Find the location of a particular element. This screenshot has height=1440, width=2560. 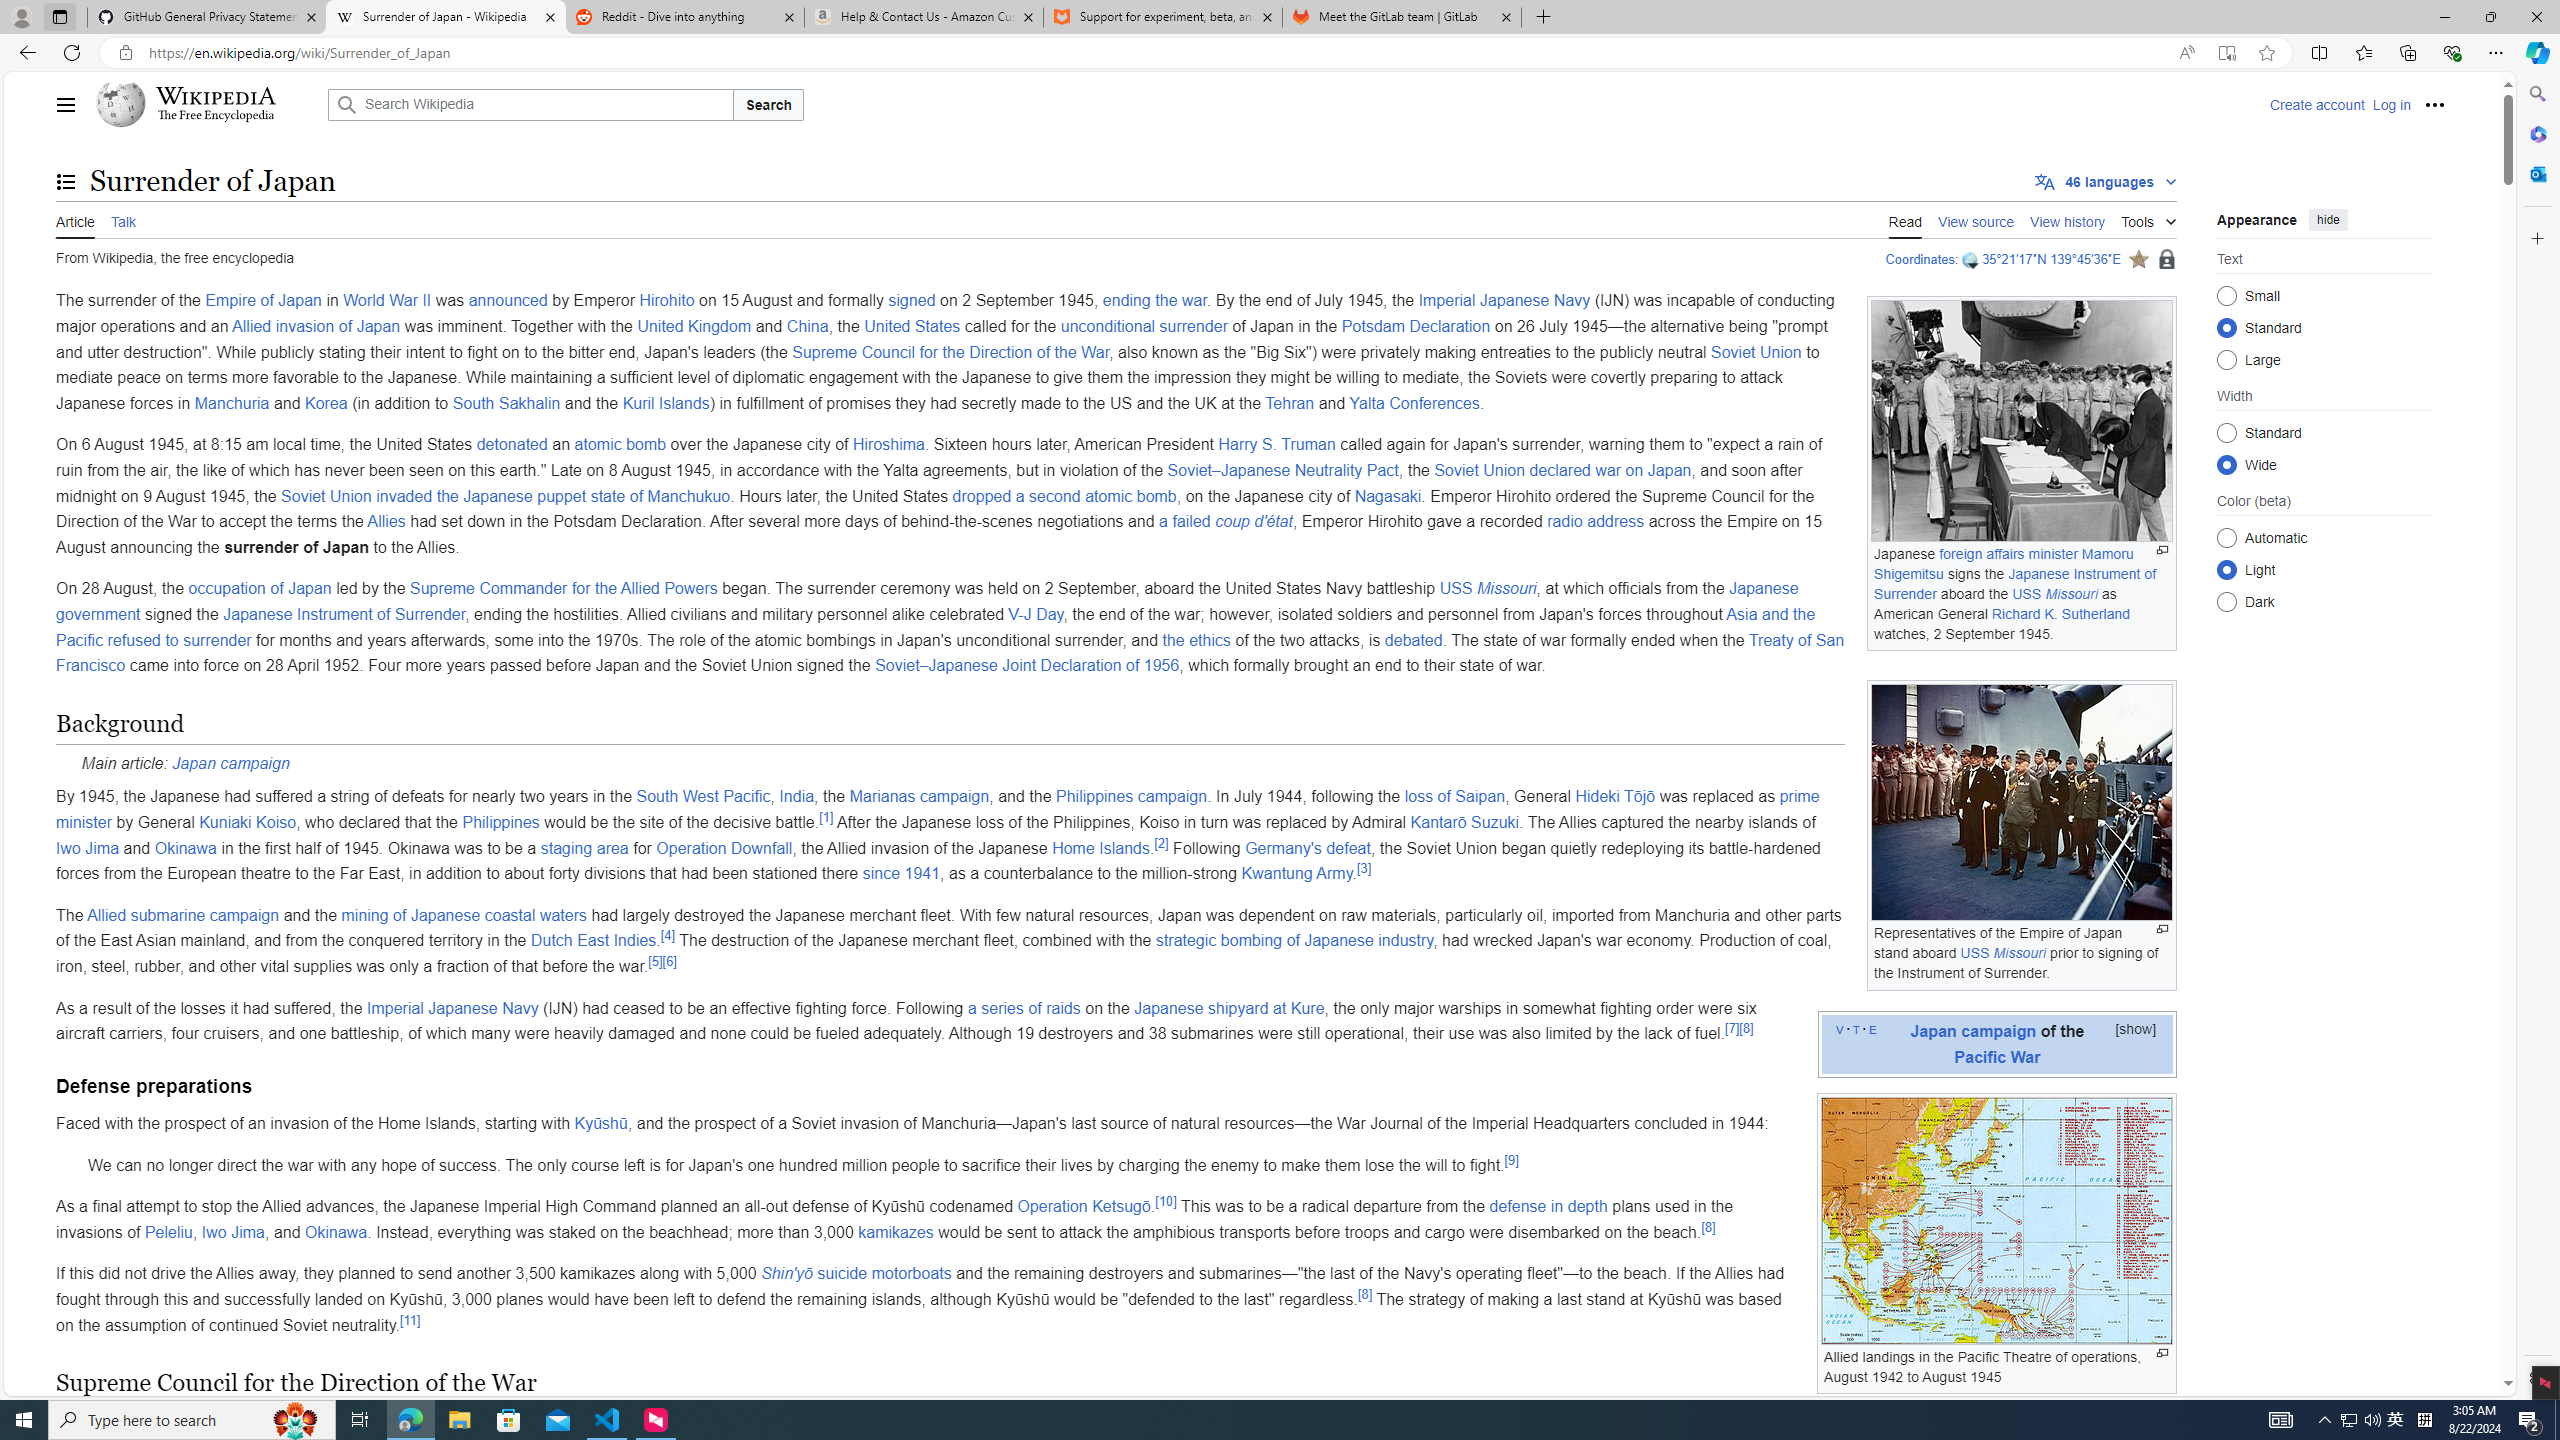

'China' is located at coordinates (807, 325).